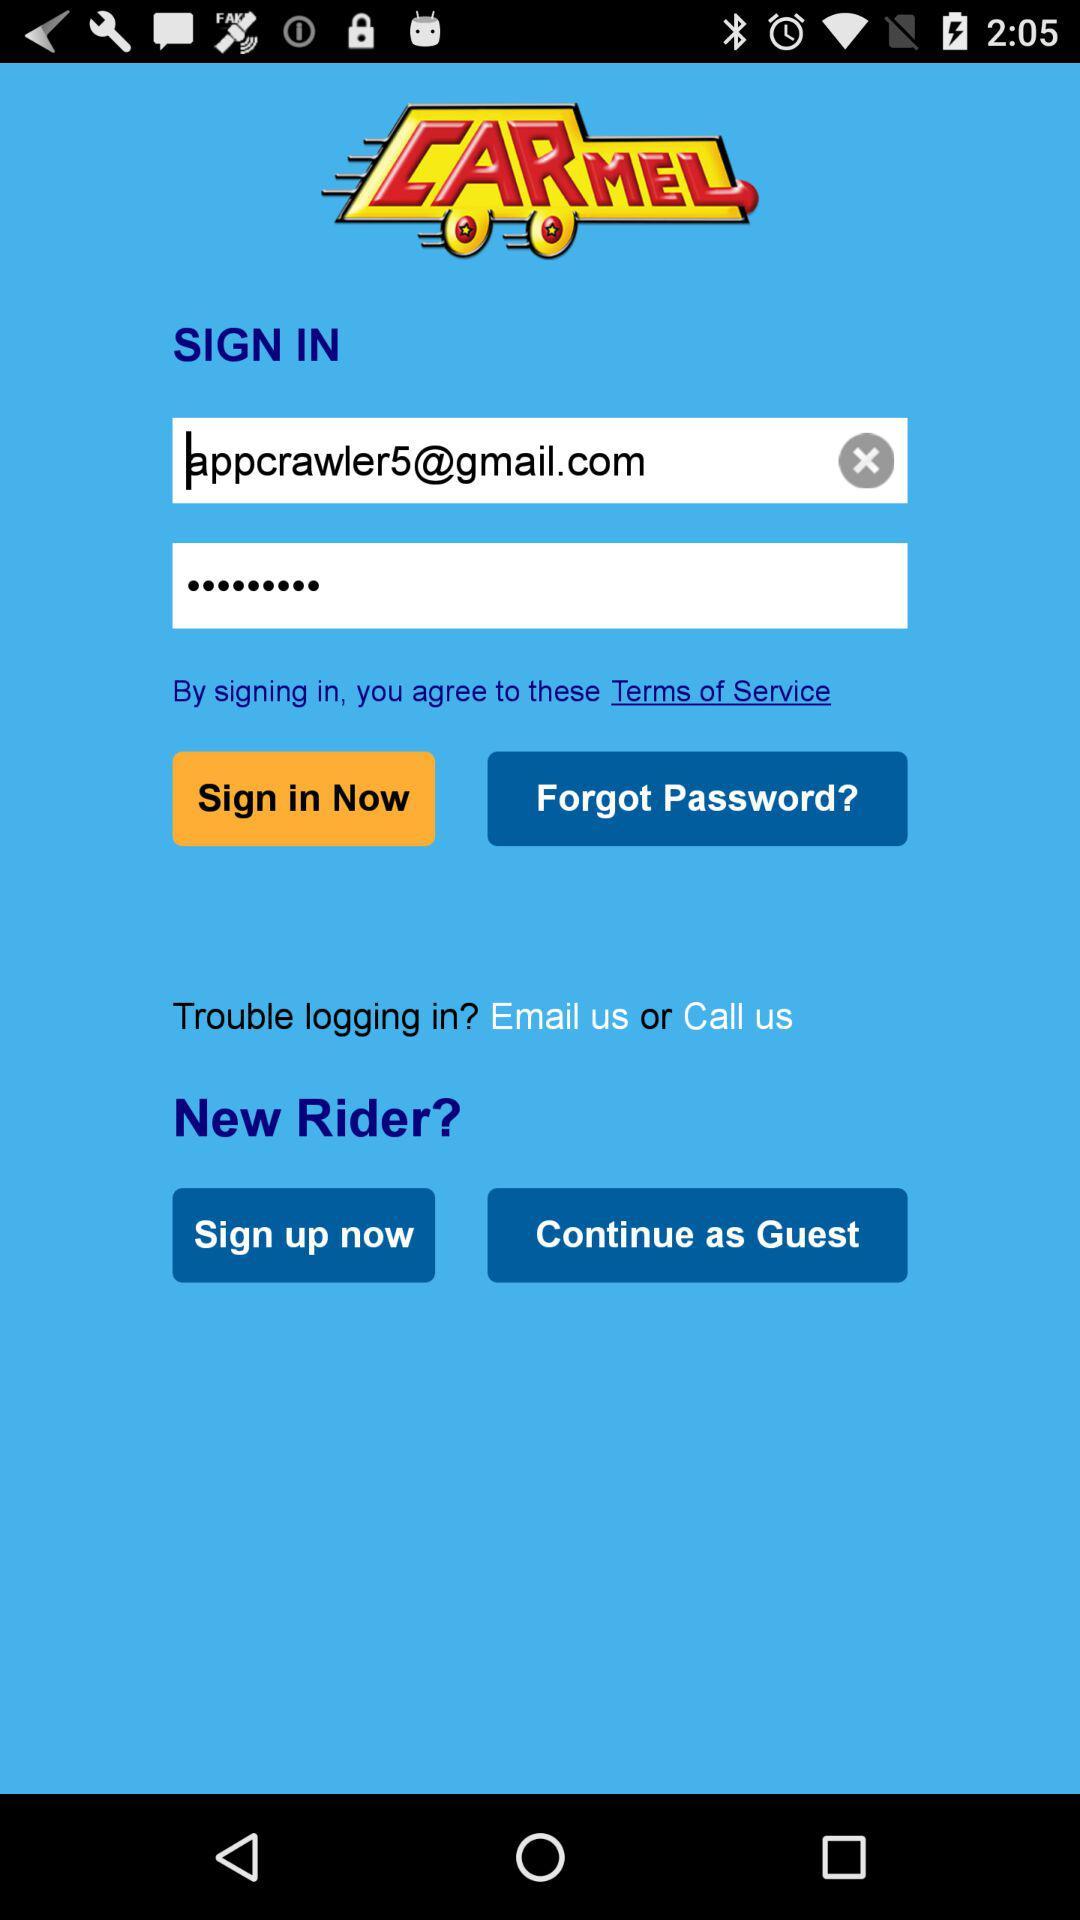 The height and width of the screenshot is (1920, 1080). I want to click on item to the right of trouble logging in?, so click(559, 1015).